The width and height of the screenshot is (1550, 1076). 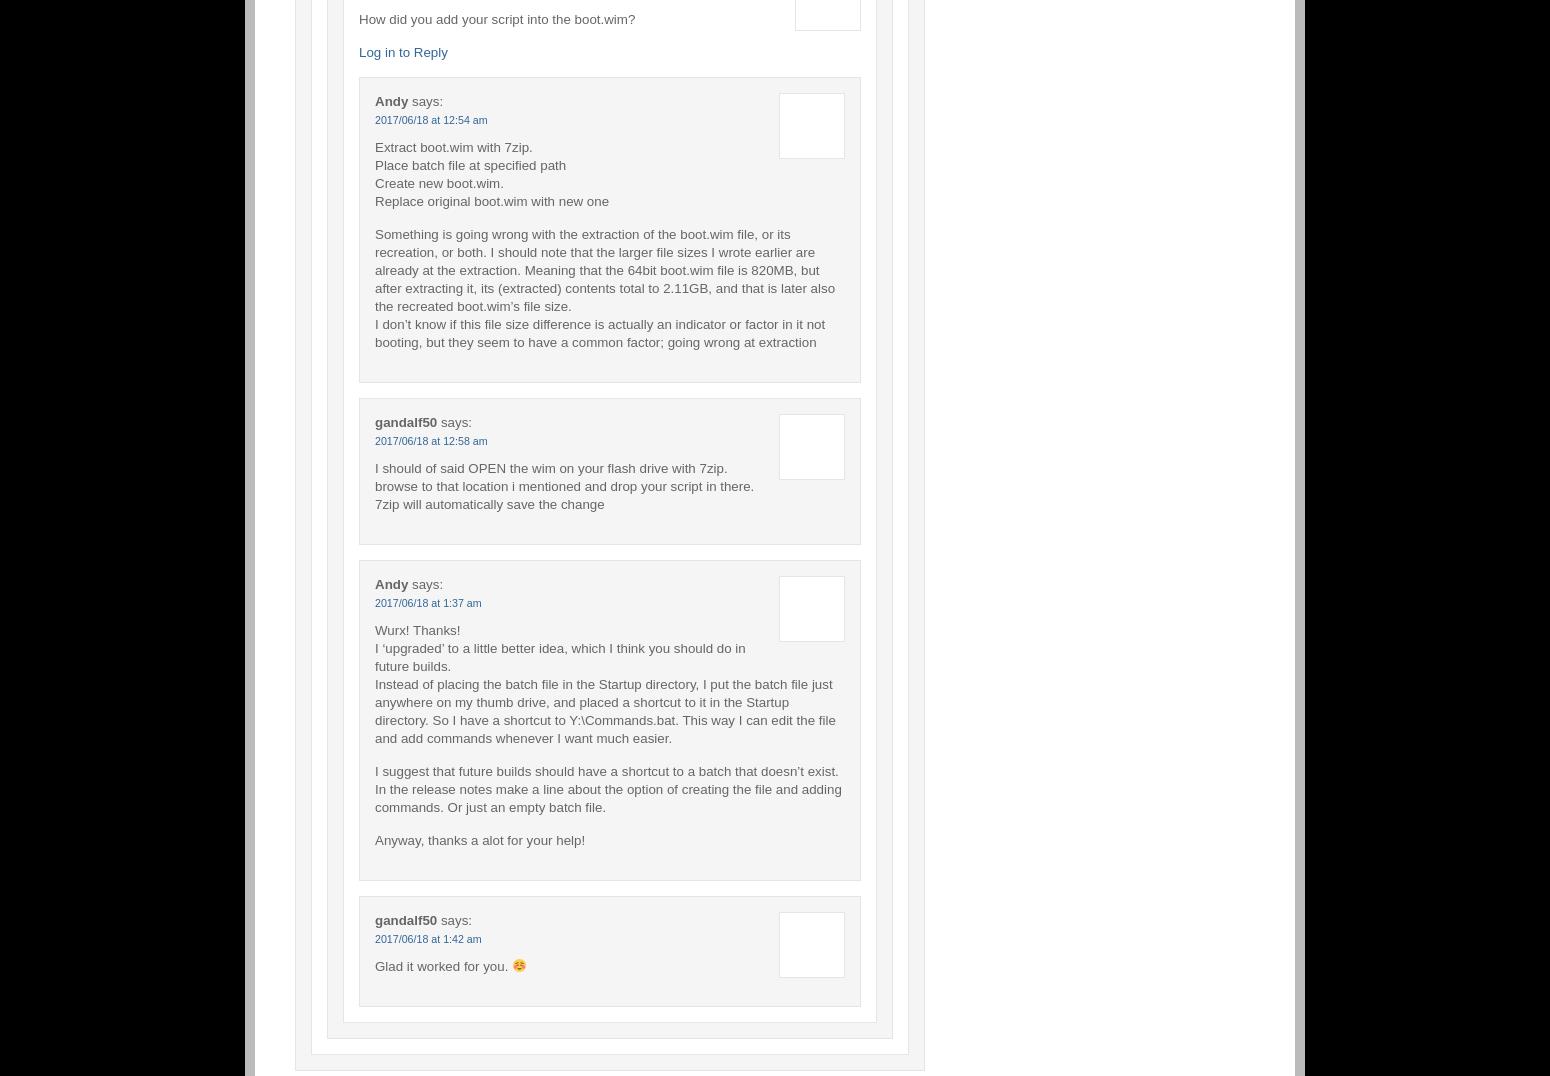 What do you see at coordinates (479, 838) in the screenshot?
I see `'Anyway, thanks a alot for your help!'` at bounding box center [479, 838].